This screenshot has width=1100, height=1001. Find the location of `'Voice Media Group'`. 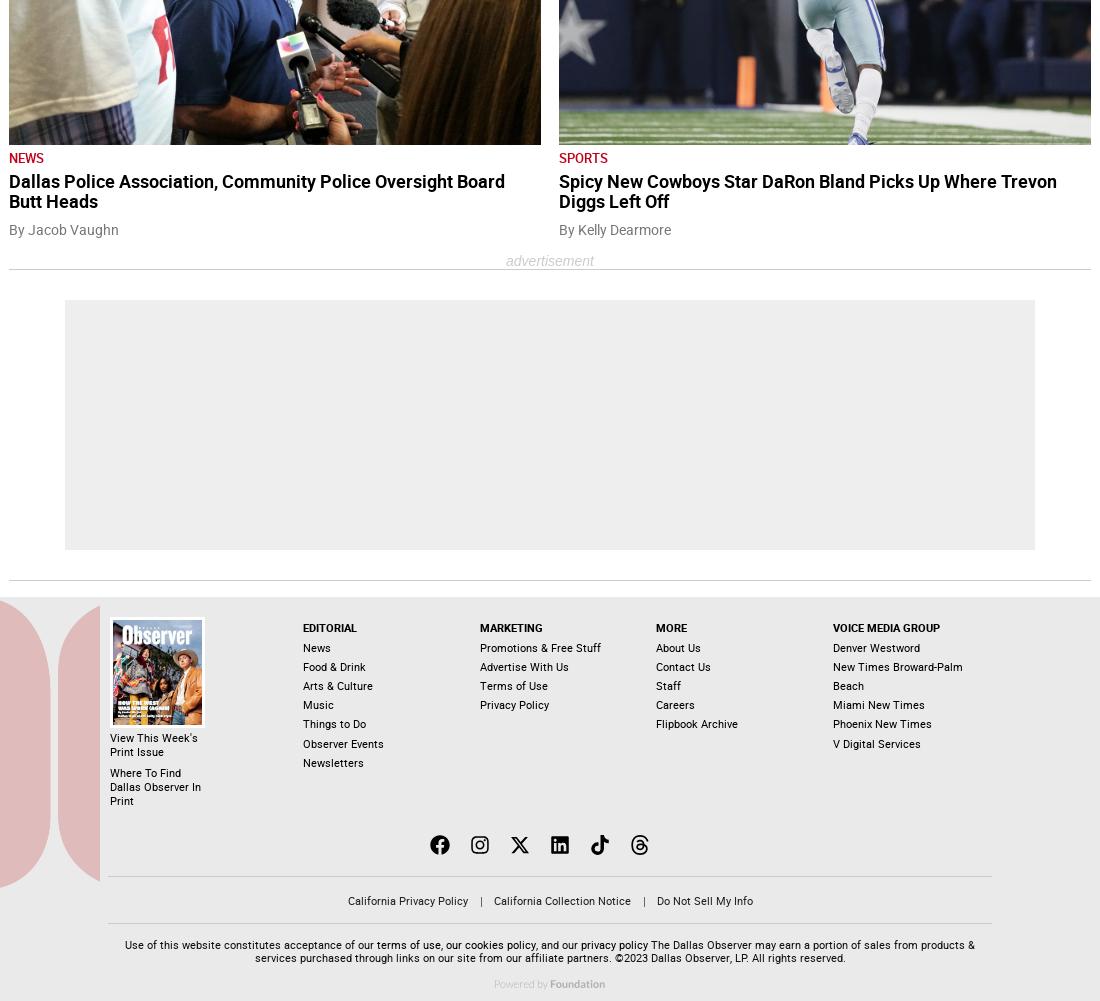

'Voice Media Group' is located at coordinates (832, 628).